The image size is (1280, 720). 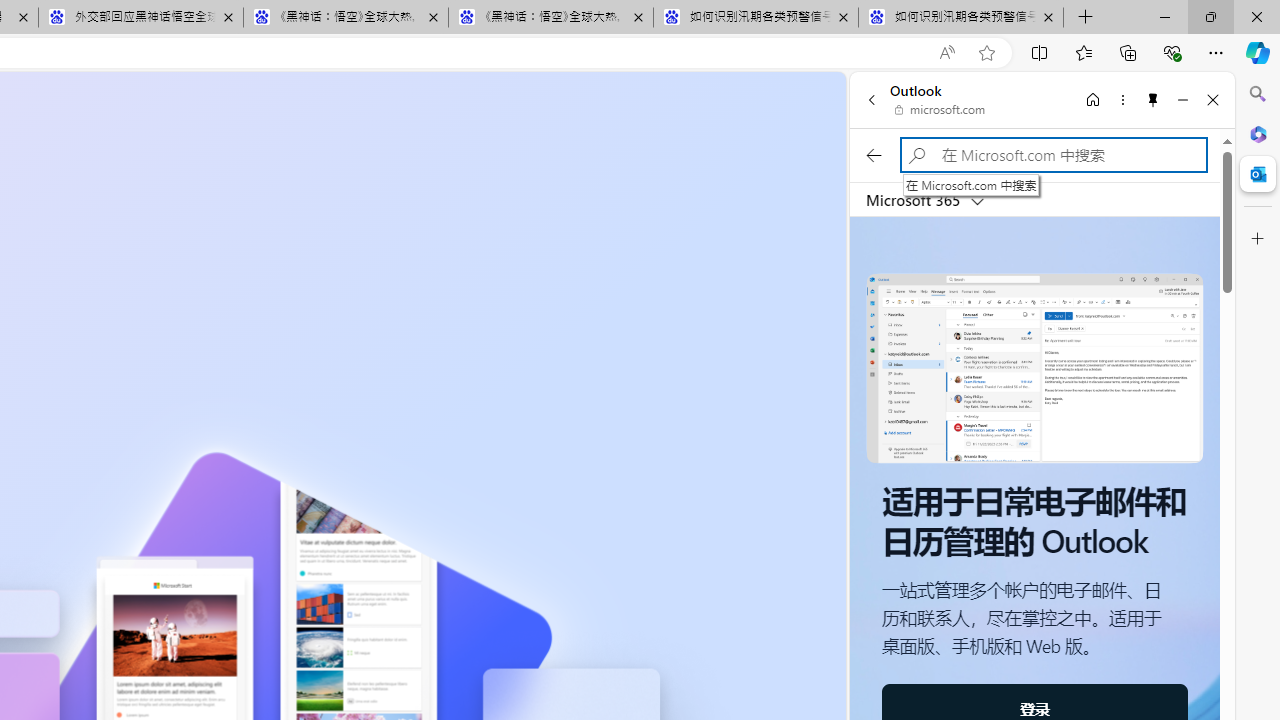 I want to click on 'Back', so click(x=871, y=99).